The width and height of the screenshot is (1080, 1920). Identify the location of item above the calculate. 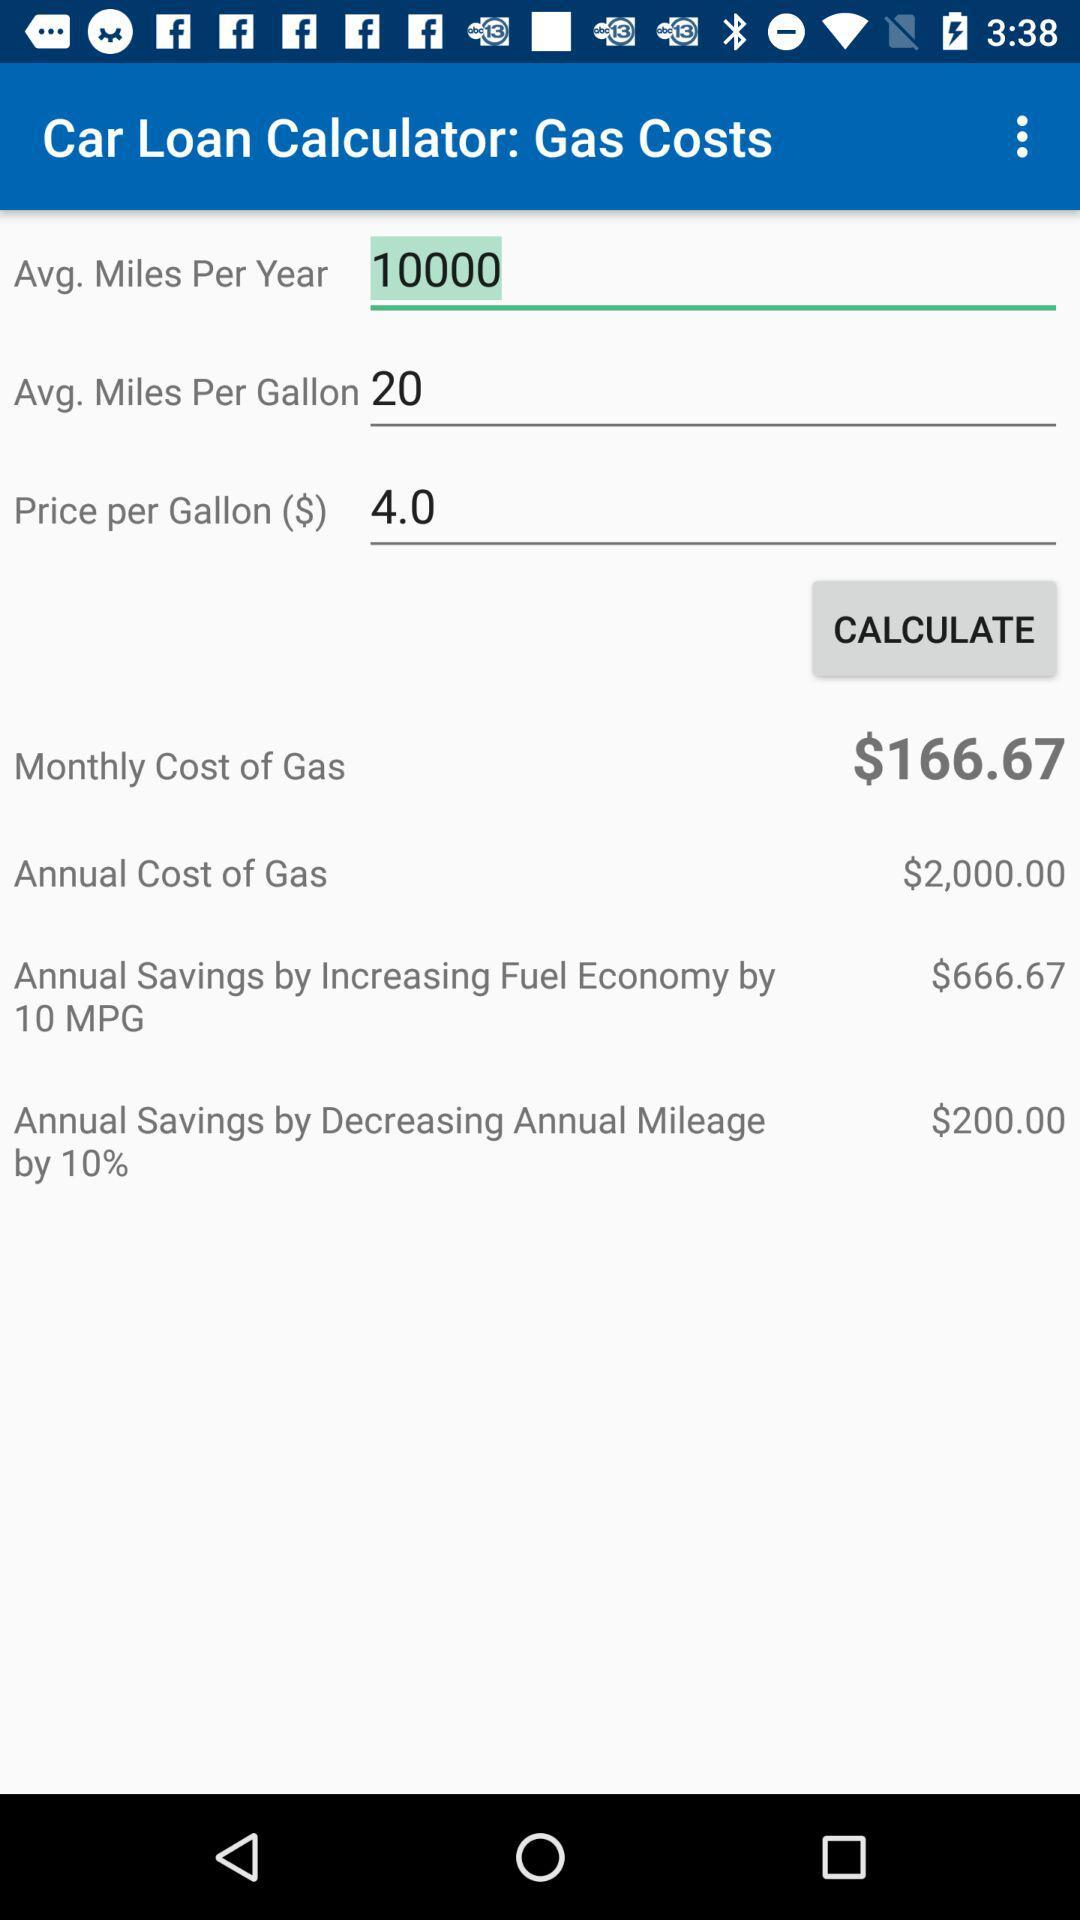
(712, 506).